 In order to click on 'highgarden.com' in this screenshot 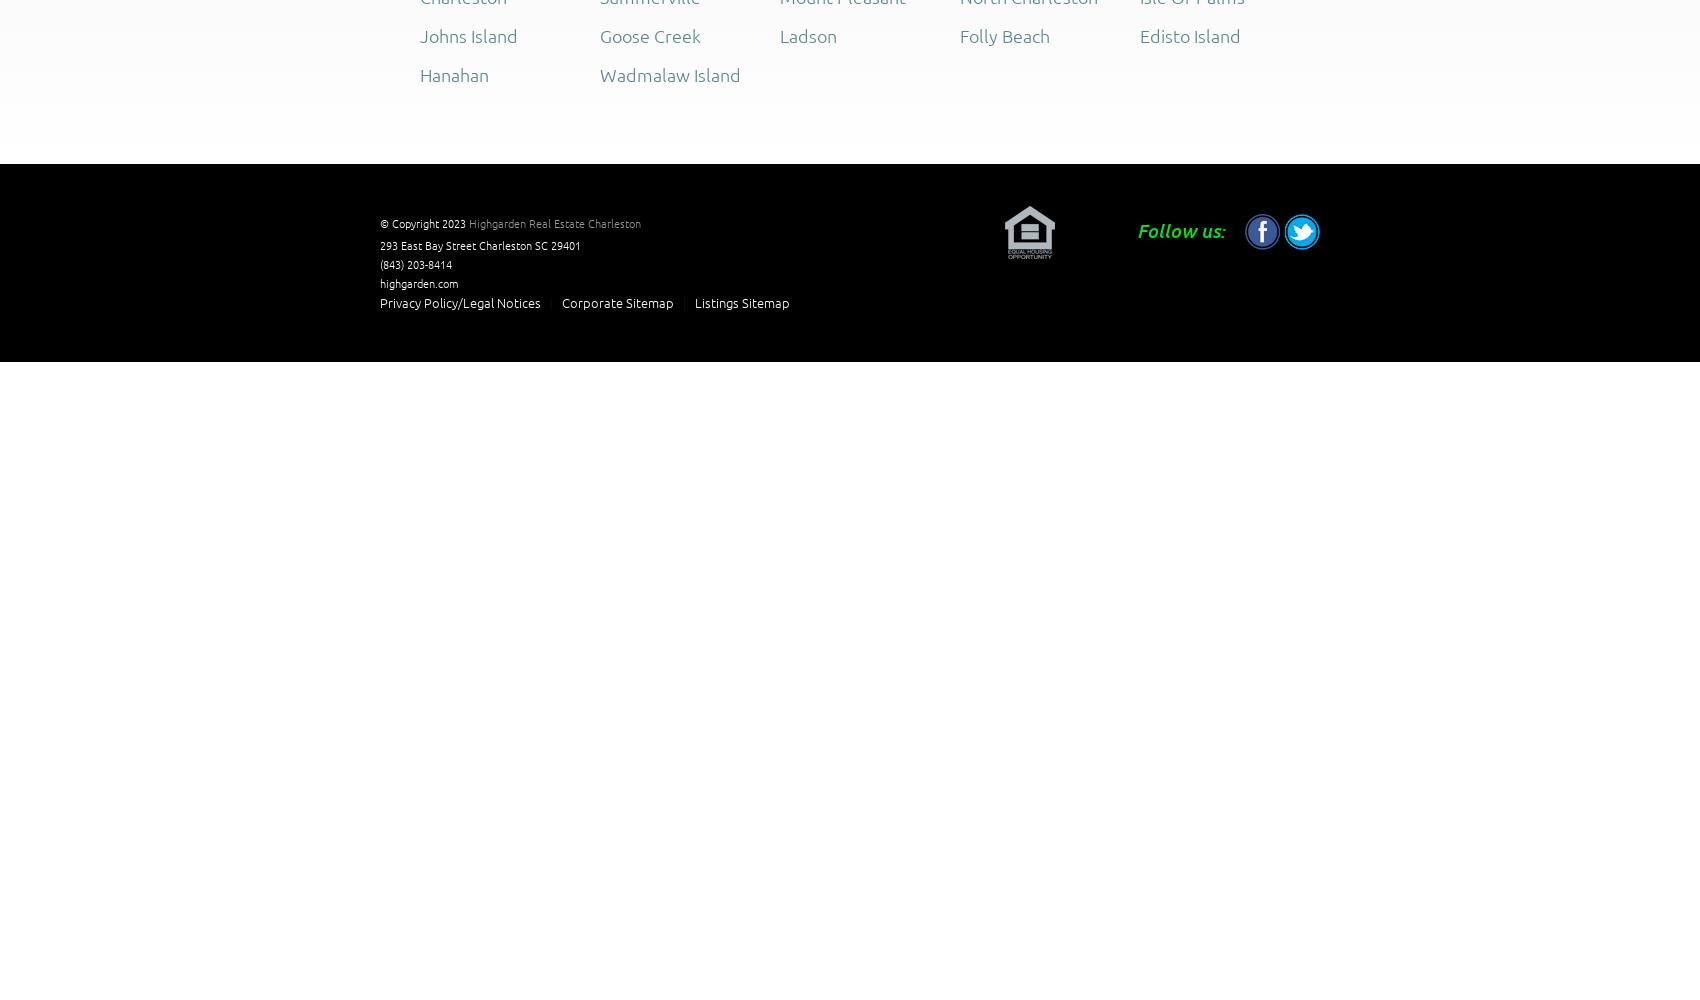, I will do `click(418, 283)`.